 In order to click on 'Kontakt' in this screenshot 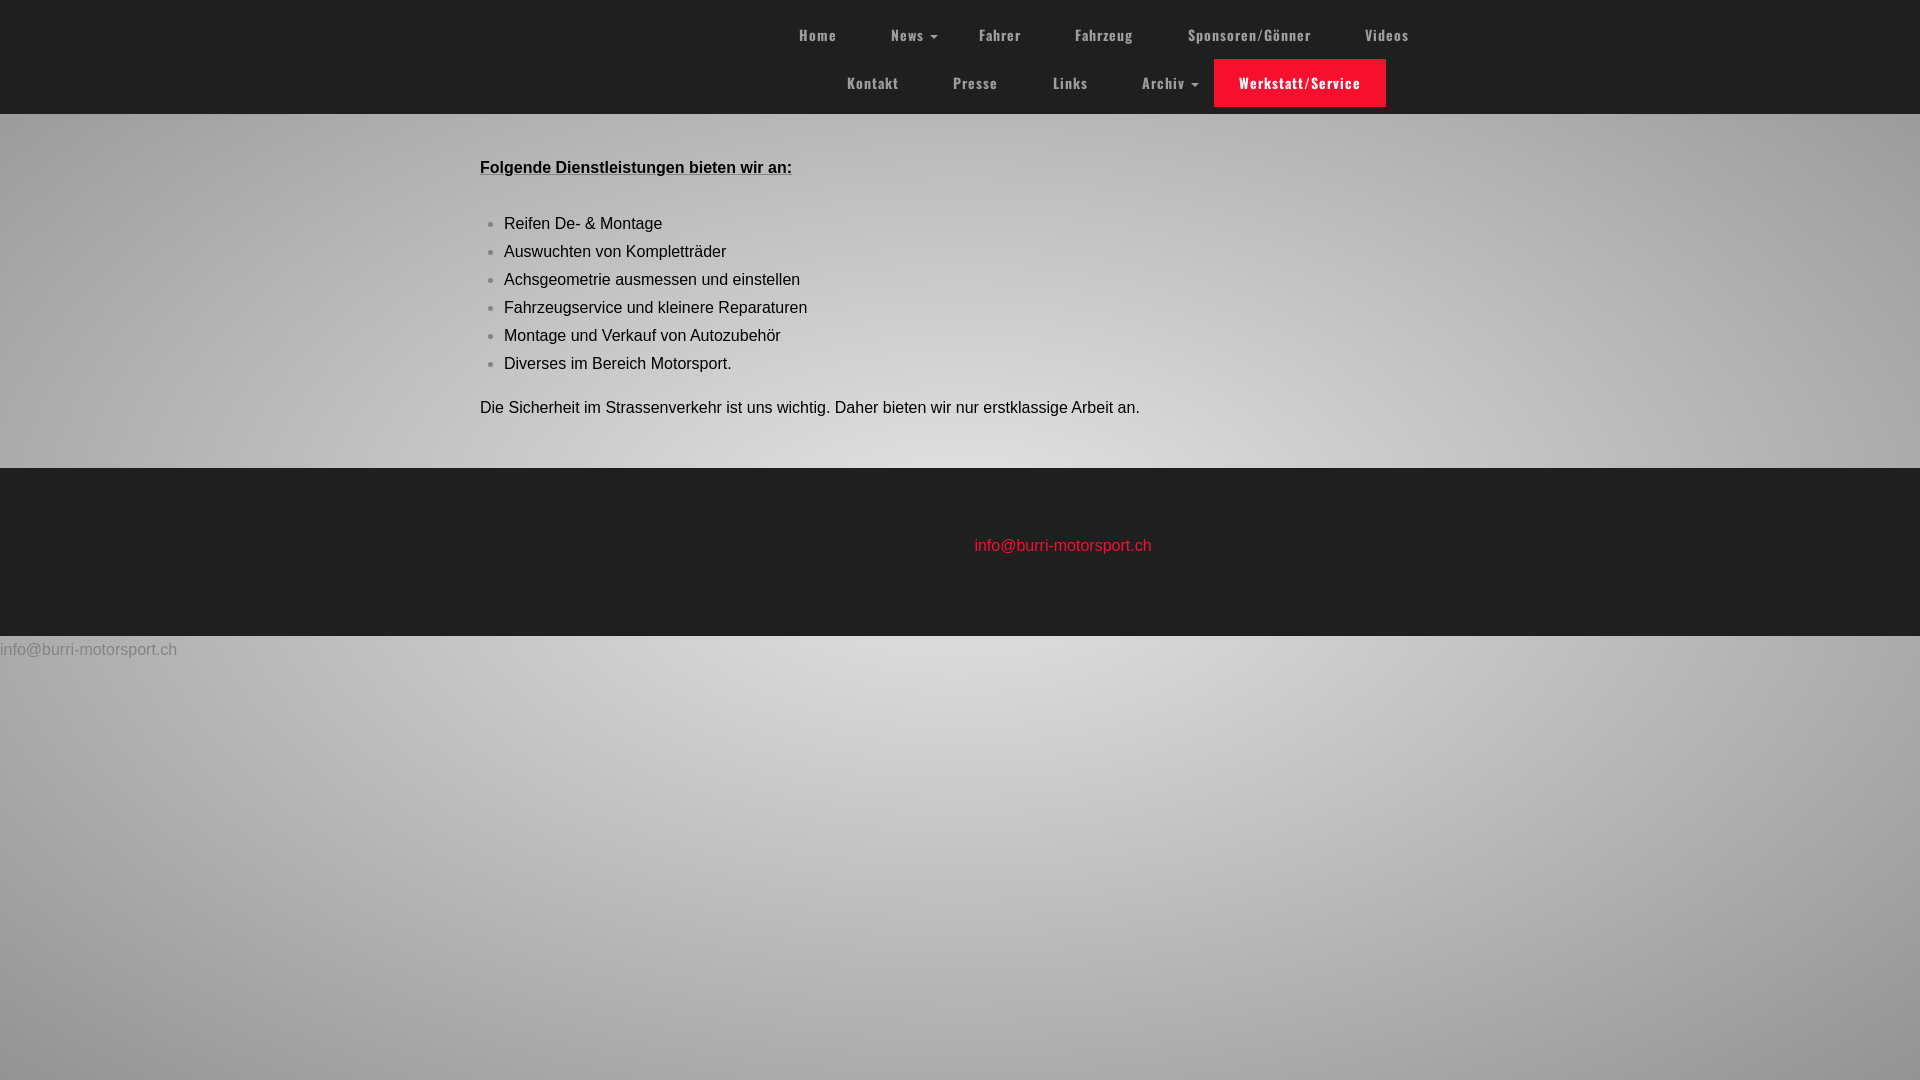, I will do `click(873, 82)`.